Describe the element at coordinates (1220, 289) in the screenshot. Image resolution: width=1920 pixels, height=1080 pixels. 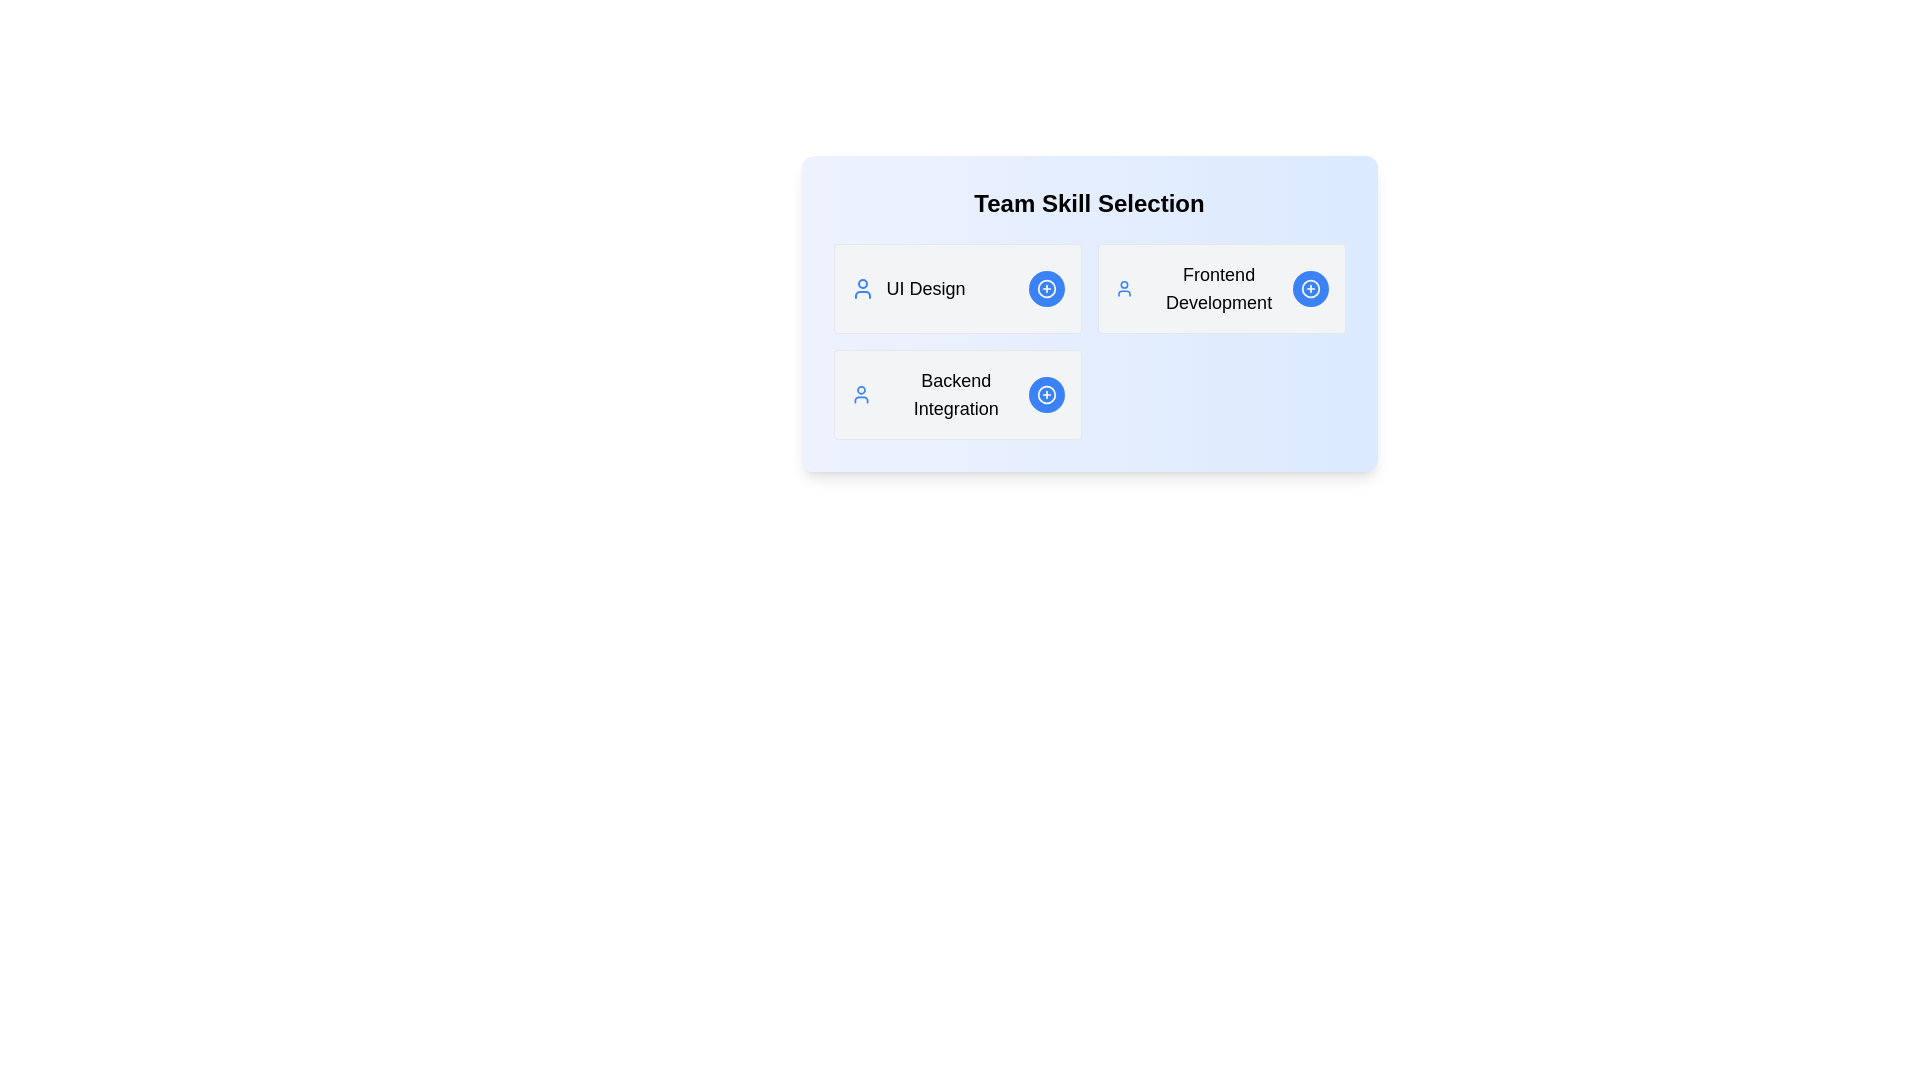
I see `the skill card labeled Frontend Development` at that location.